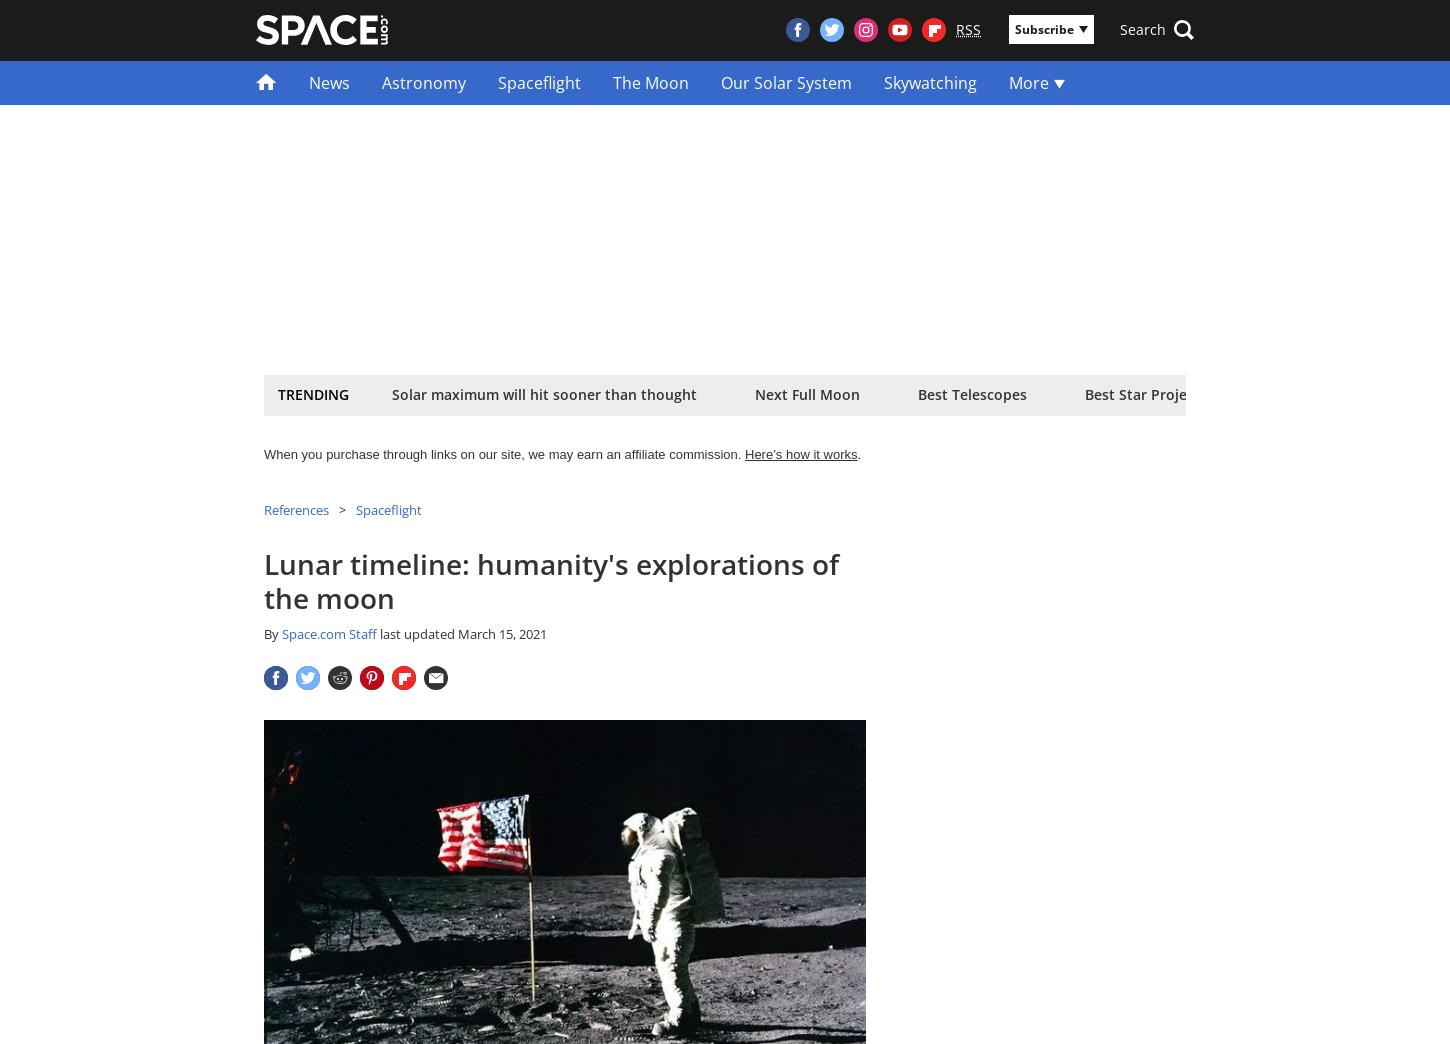 The width and height of the screenshot is (1450, 1044). What do you see at coordinates (537, 280) in the screenshot?
I see `'Jam packed issues filled with the latest cutting-edge research, technology and theories delivered in an entertaining and visually stunning way, aiming to educate and inspire readers of all ages'` at bounding box center [537, 280].